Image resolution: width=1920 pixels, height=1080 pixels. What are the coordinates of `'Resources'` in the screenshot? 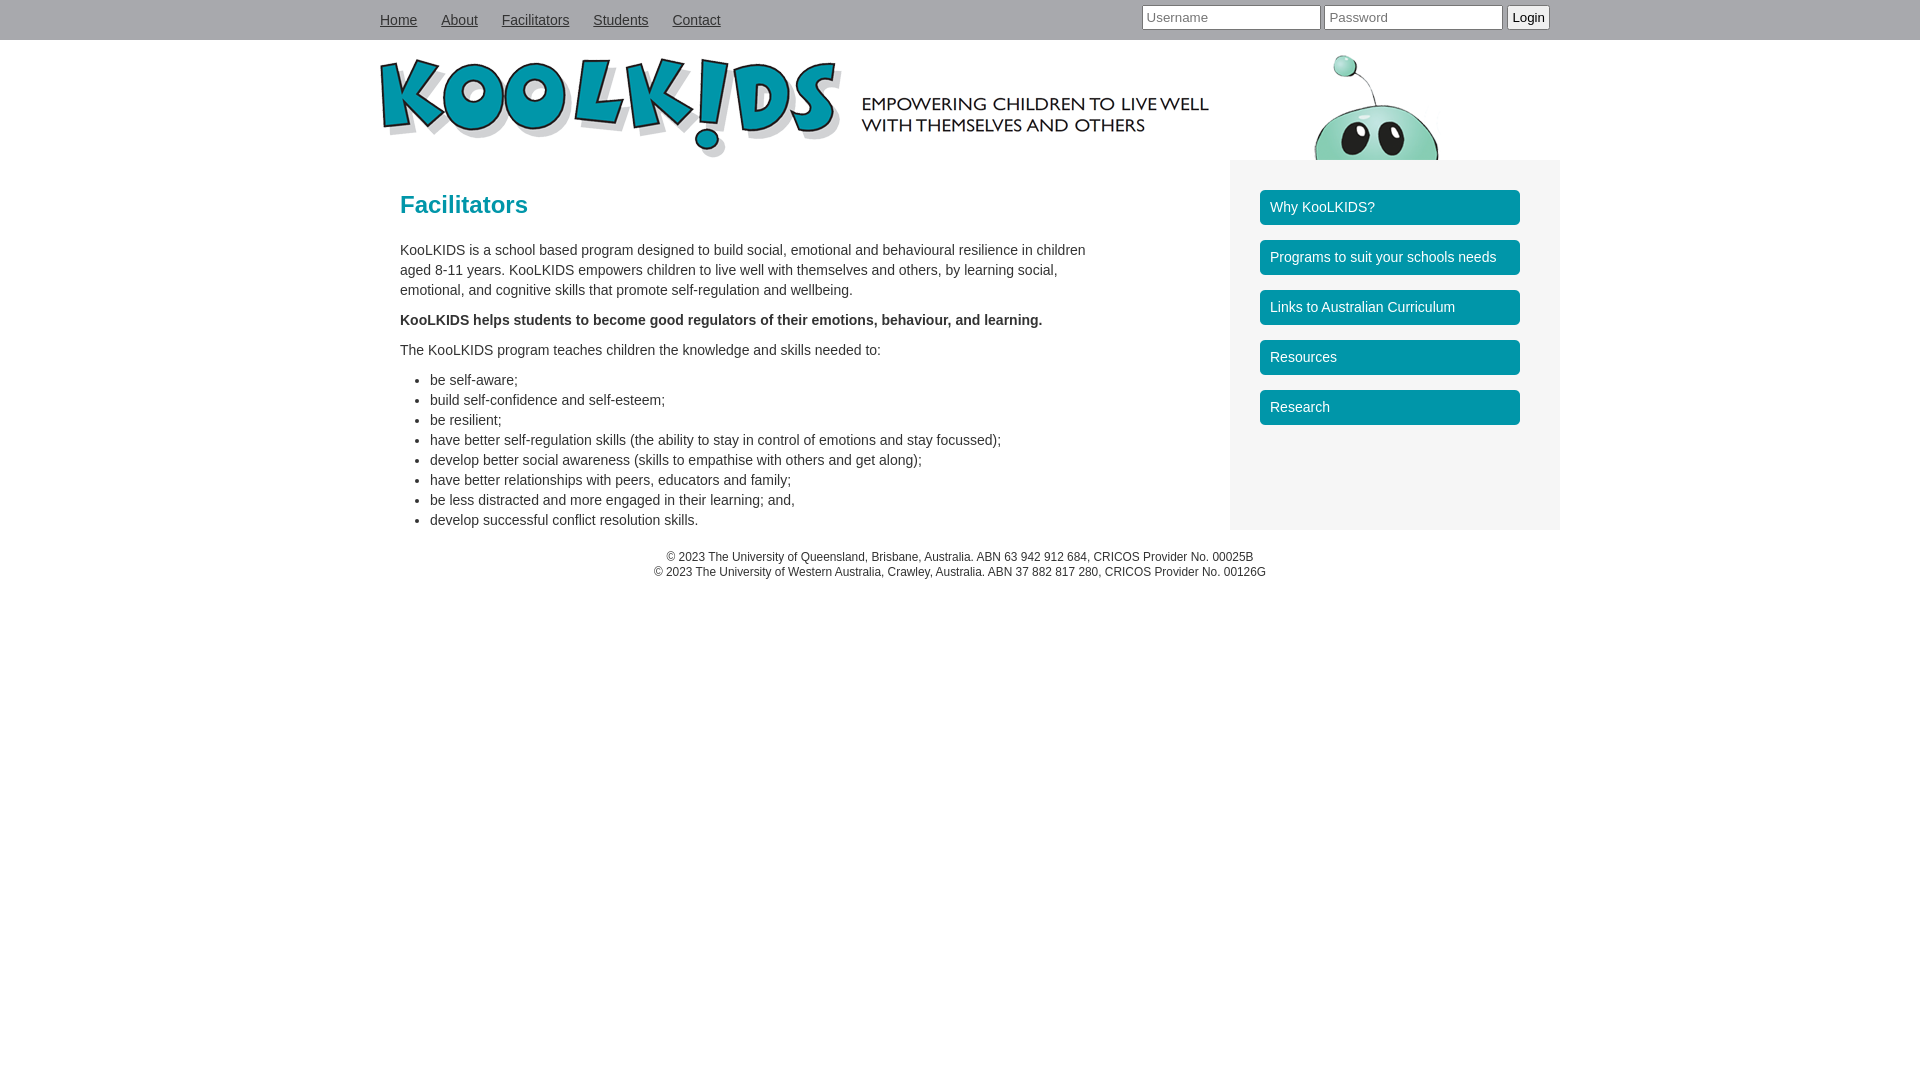 It's located at (1394, 356).